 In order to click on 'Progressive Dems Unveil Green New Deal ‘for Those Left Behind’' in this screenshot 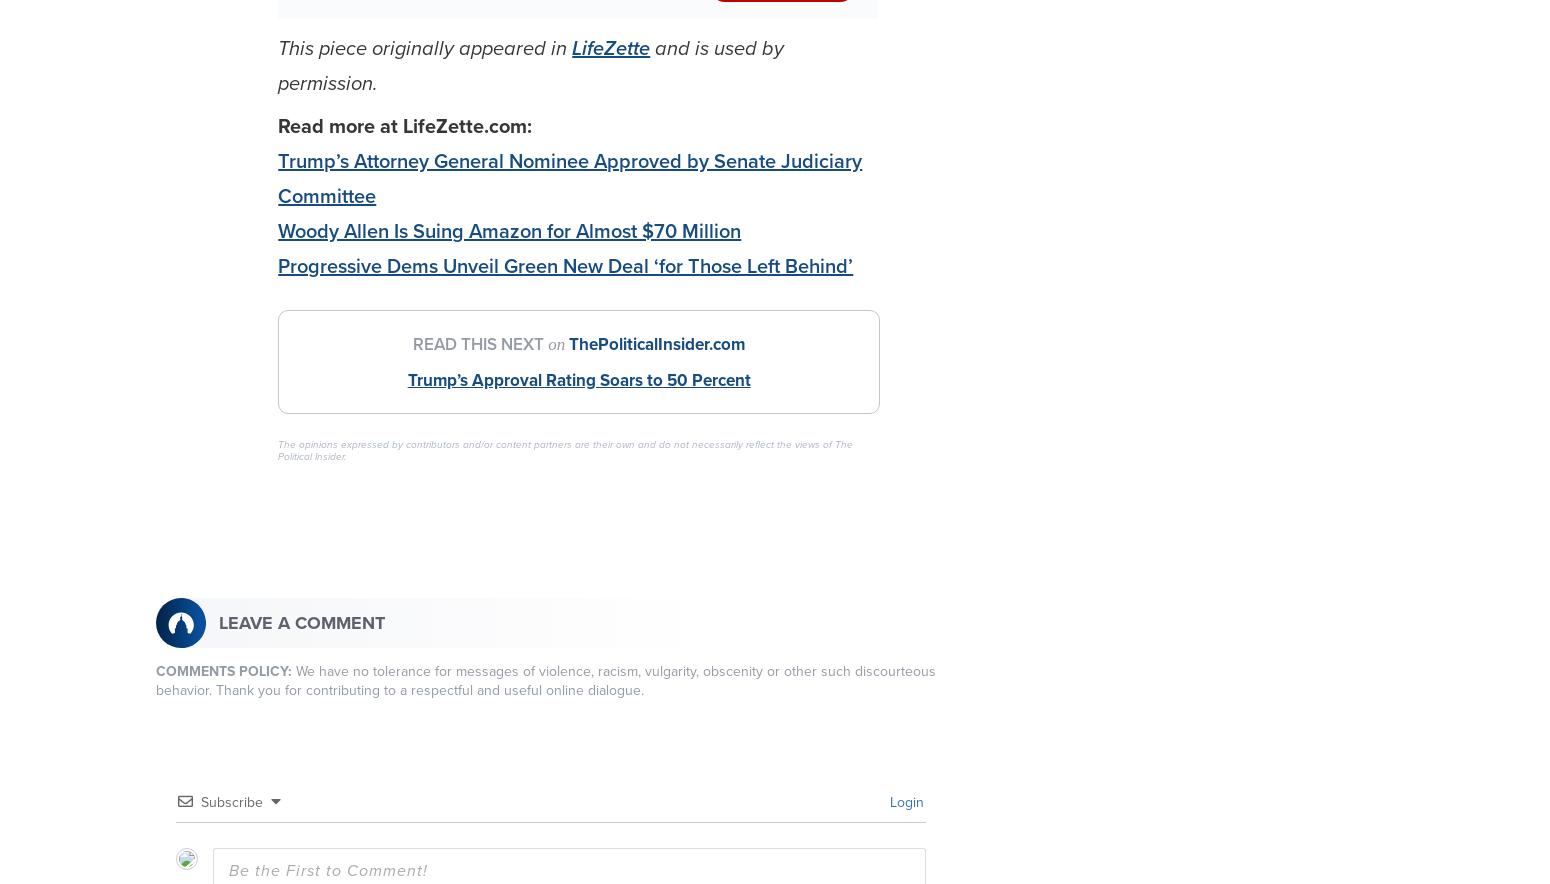, I will do `click(565, 265)`.